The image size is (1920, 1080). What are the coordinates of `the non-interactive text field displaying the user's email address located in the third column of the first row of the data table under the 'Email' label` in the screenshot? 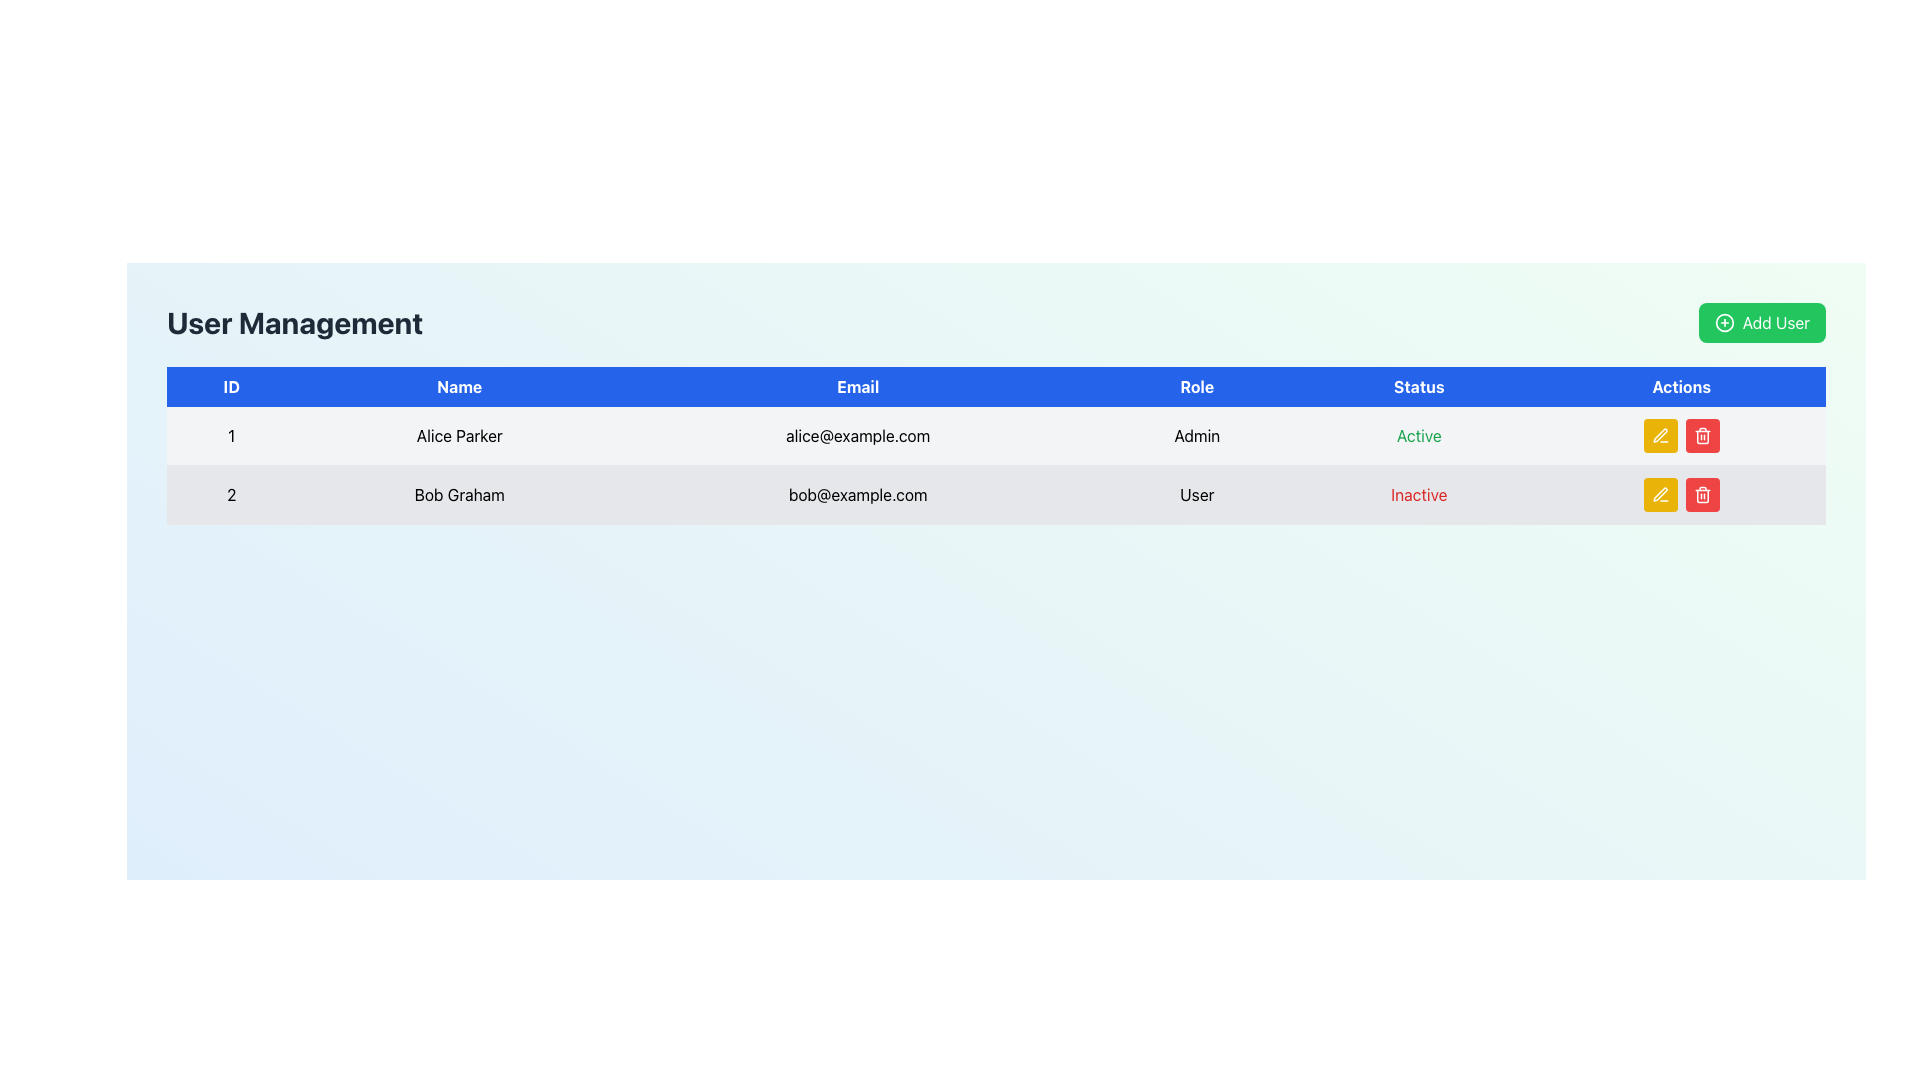 It's located at (858, 435).